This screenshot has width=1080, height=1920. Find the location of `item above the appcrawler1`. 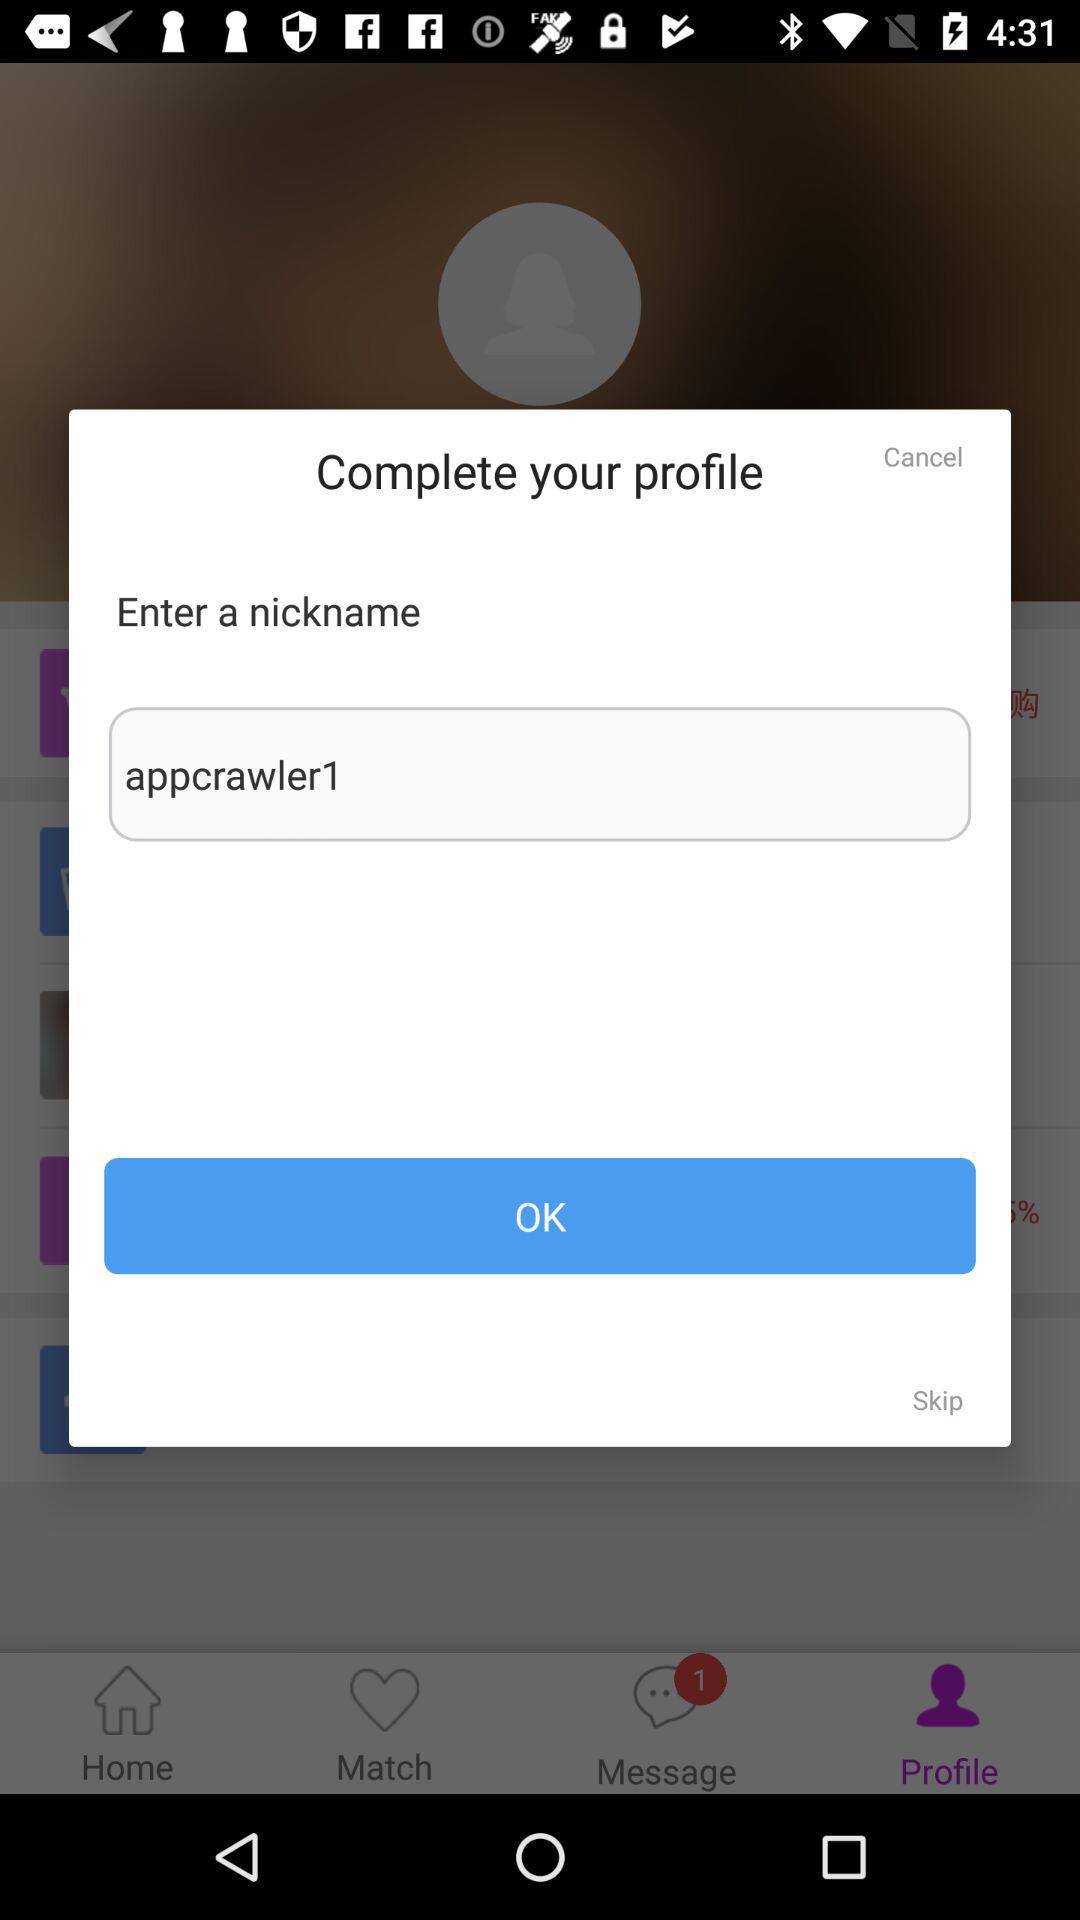

item above the appcrawler1 is located at coordinates (923, 455).